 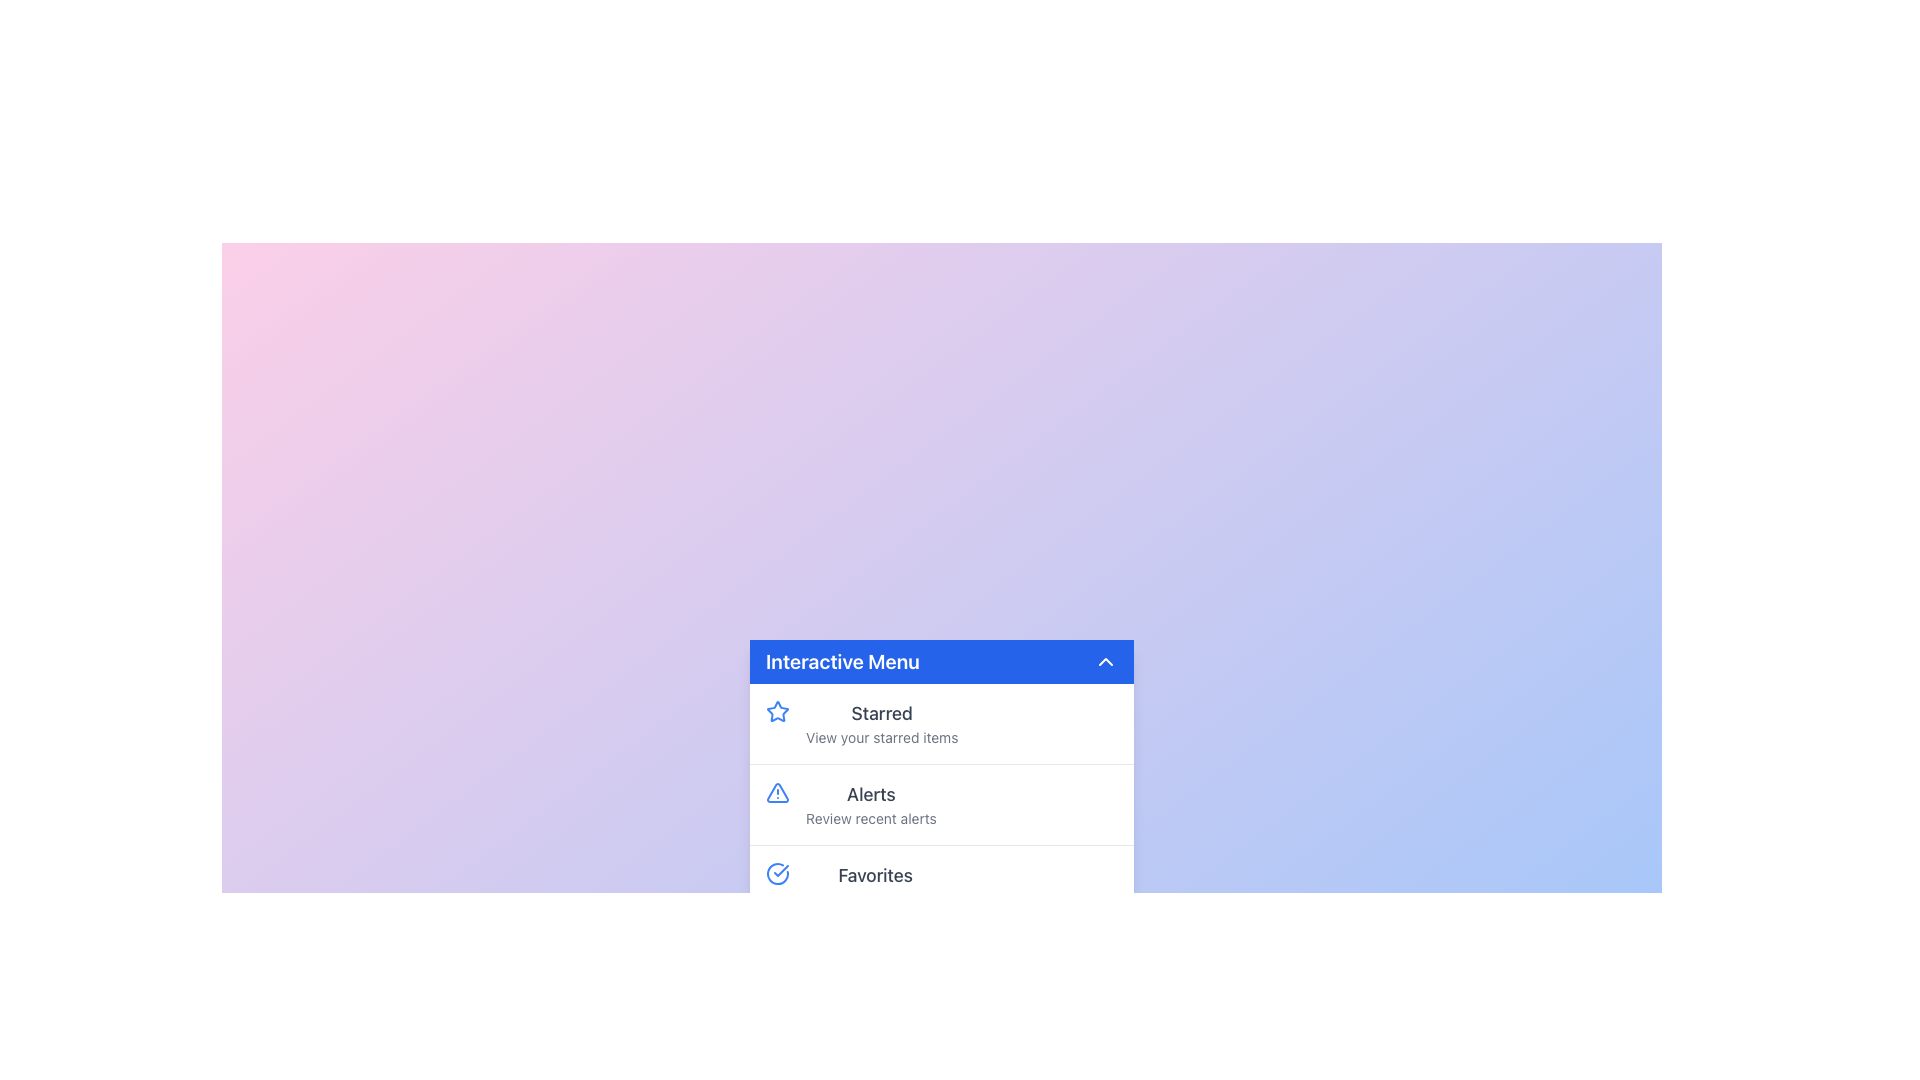 I want to click on the alert icon located to the left of the 'Alerts' label text in the second row of the menu under the 'Interactive Menu' header to interact with its associated functionality, so click(x=776, y=792).